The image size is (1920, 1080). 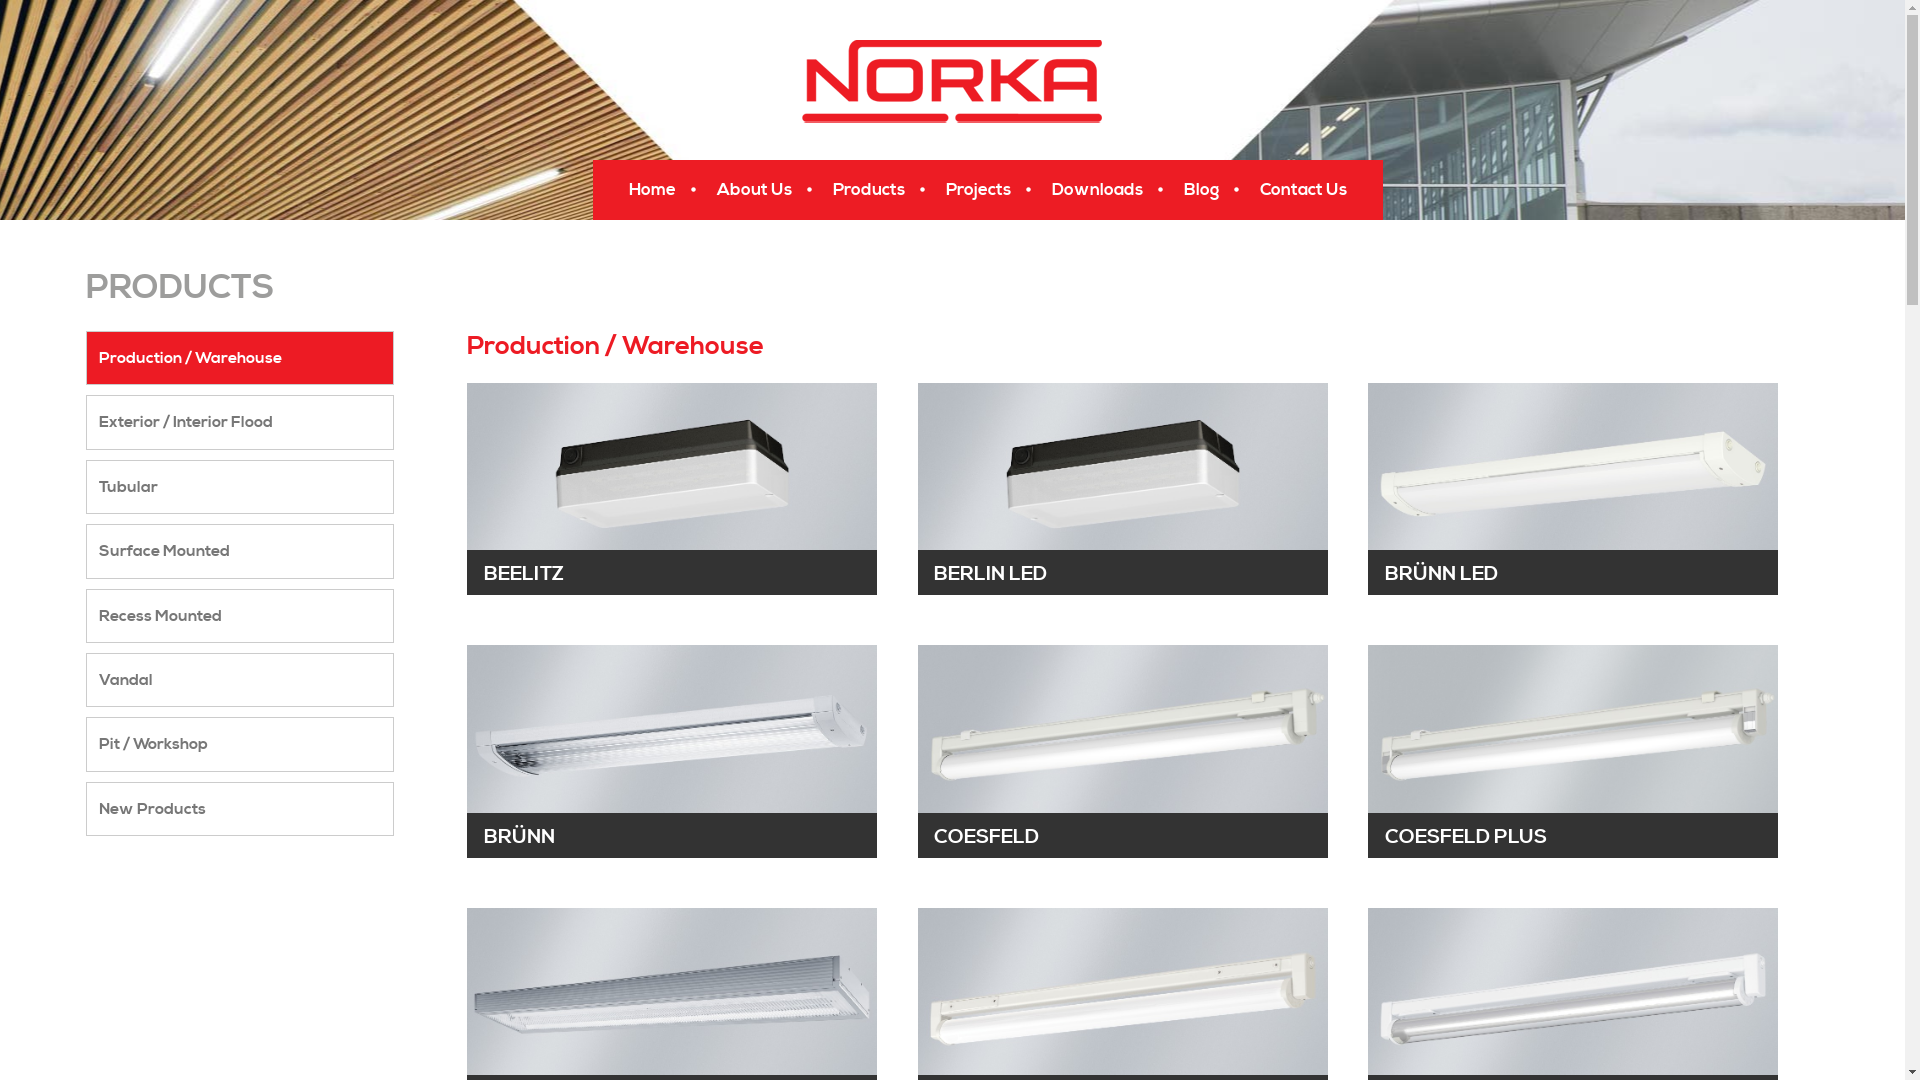 I want to click on 'Surface Mounted', so click(x=240, y=551).